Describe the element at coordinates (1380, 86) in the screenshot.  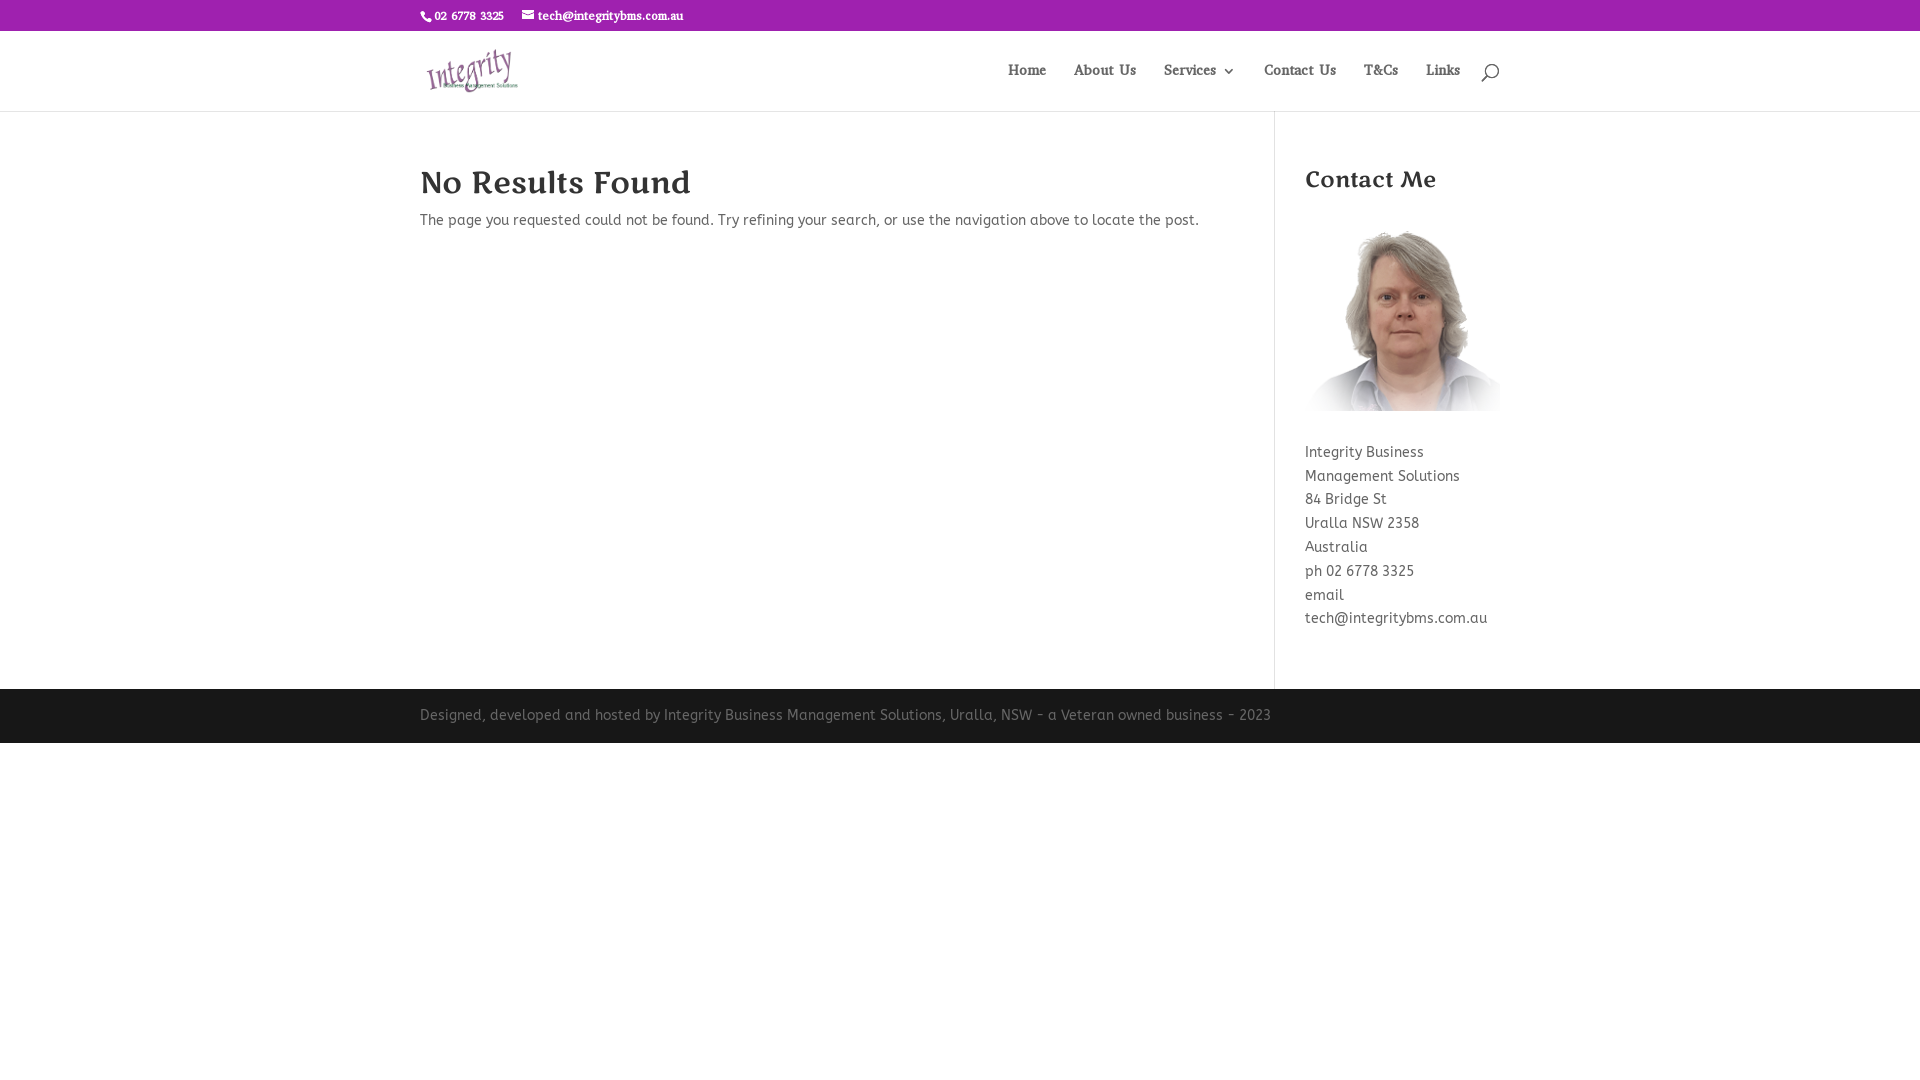
I see `'T&Cs'` at that location.